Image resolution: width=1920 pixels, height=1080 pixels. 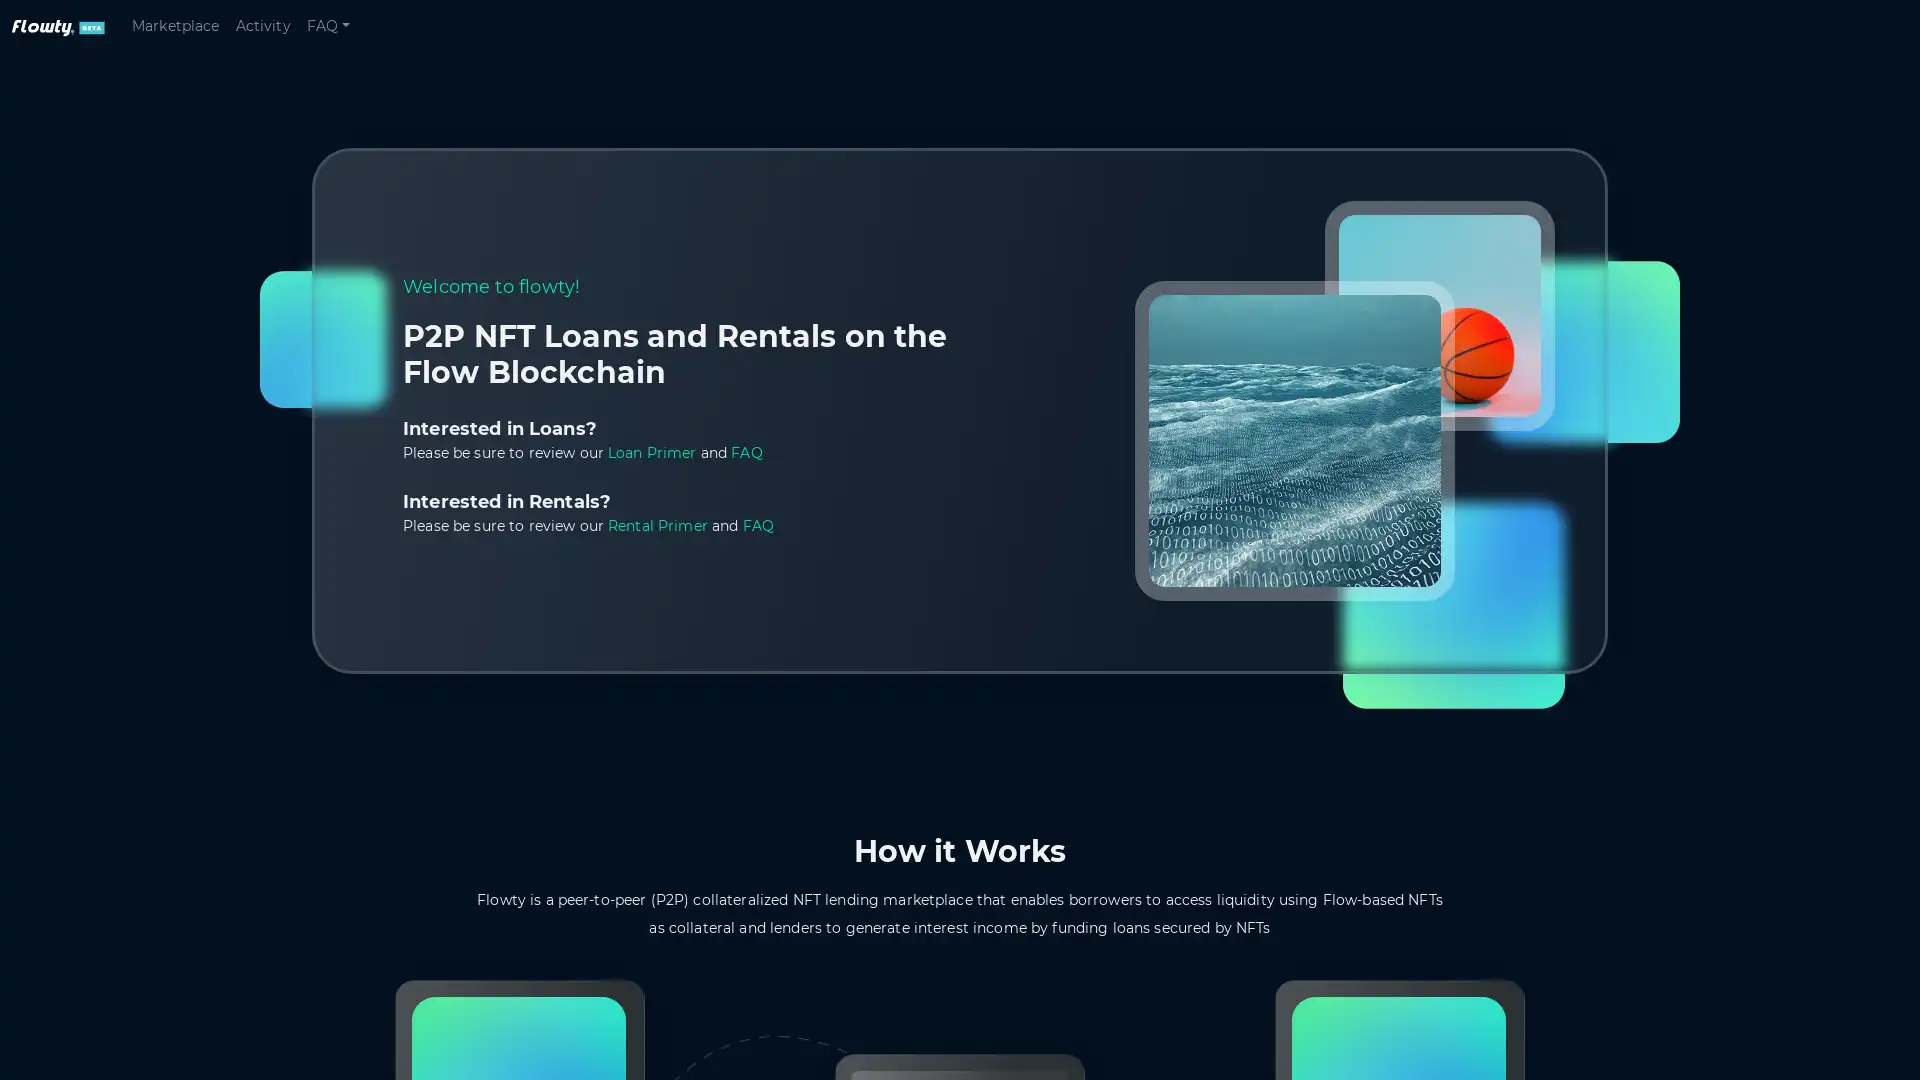 I want to click on FAQ, so click(x=327, y=32).